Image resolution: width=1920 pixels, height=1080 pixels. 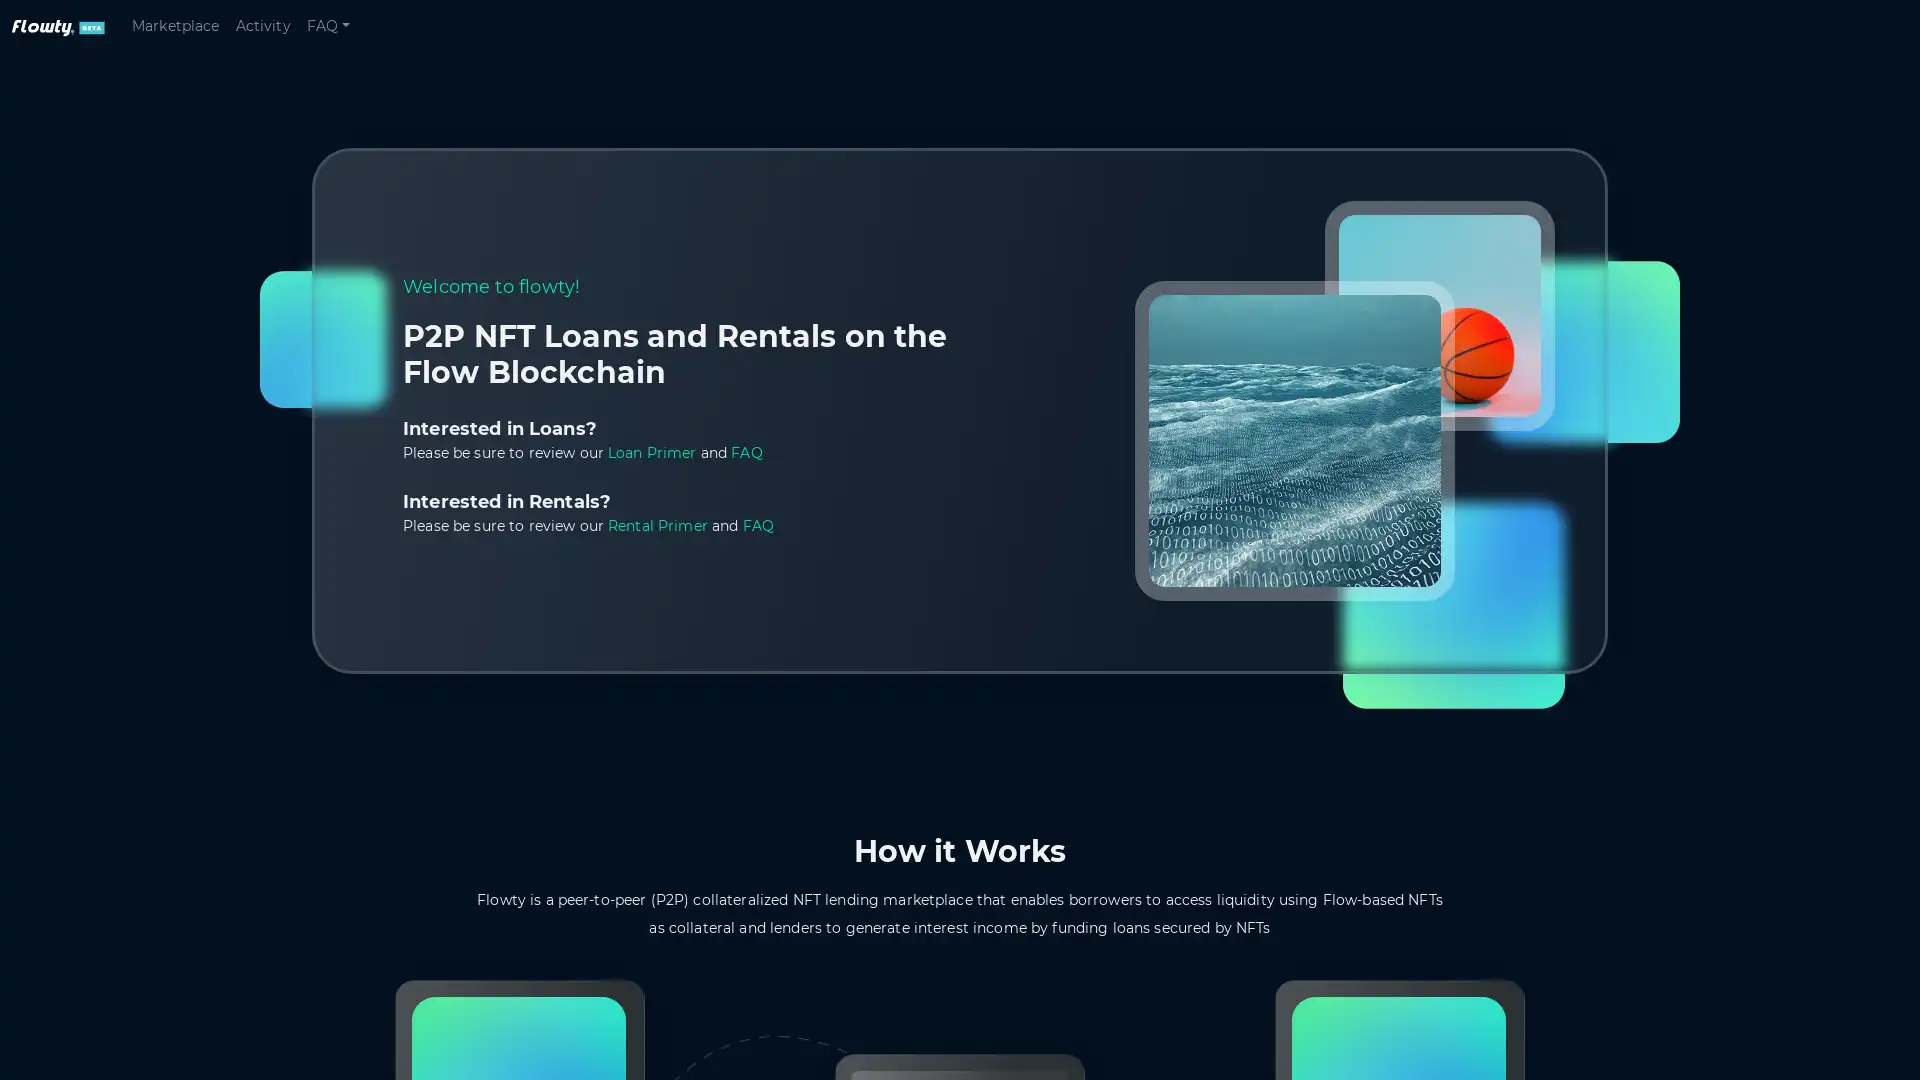 I want to click on FAQ, so click(x=327, y=32).